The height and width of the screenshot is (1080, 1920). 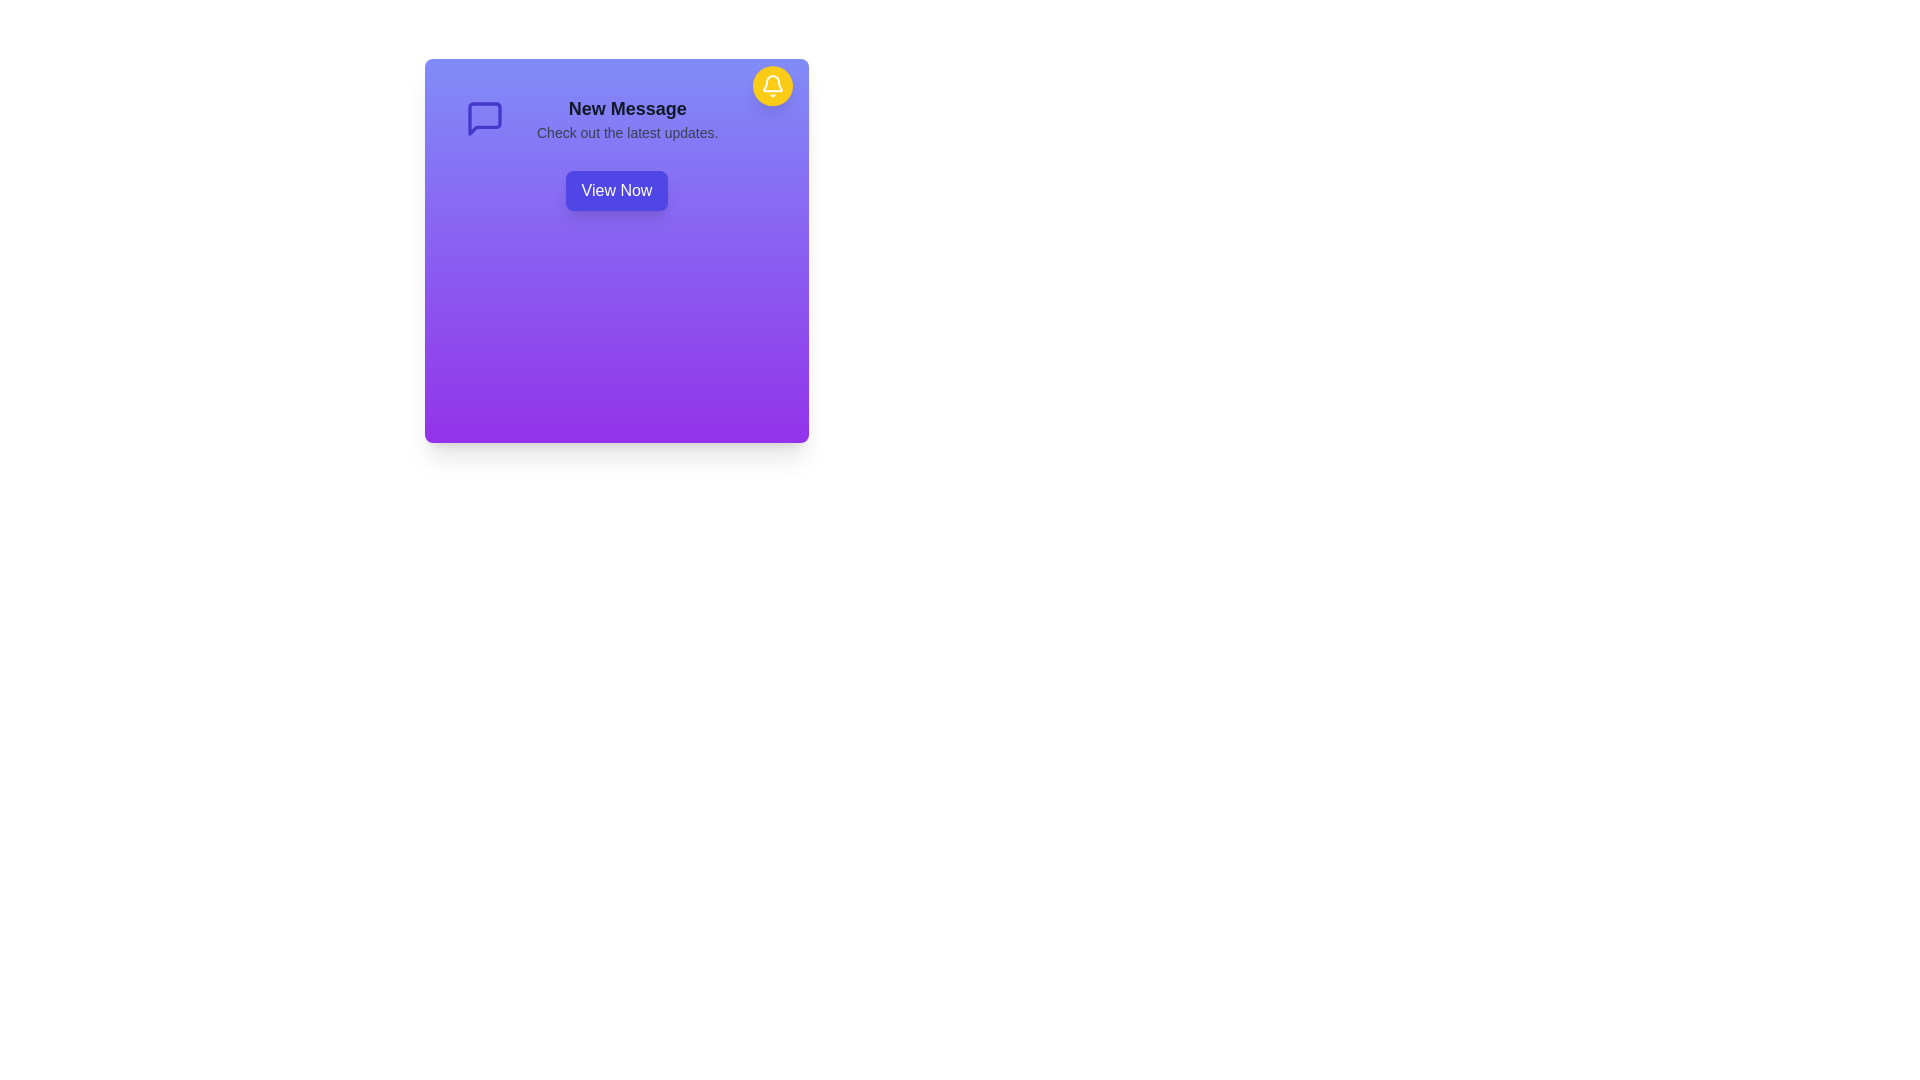 I want to click on the text block that provides notifications about new messages, located centrally within the blue-purple gradient card, so click(x=626, y=119).